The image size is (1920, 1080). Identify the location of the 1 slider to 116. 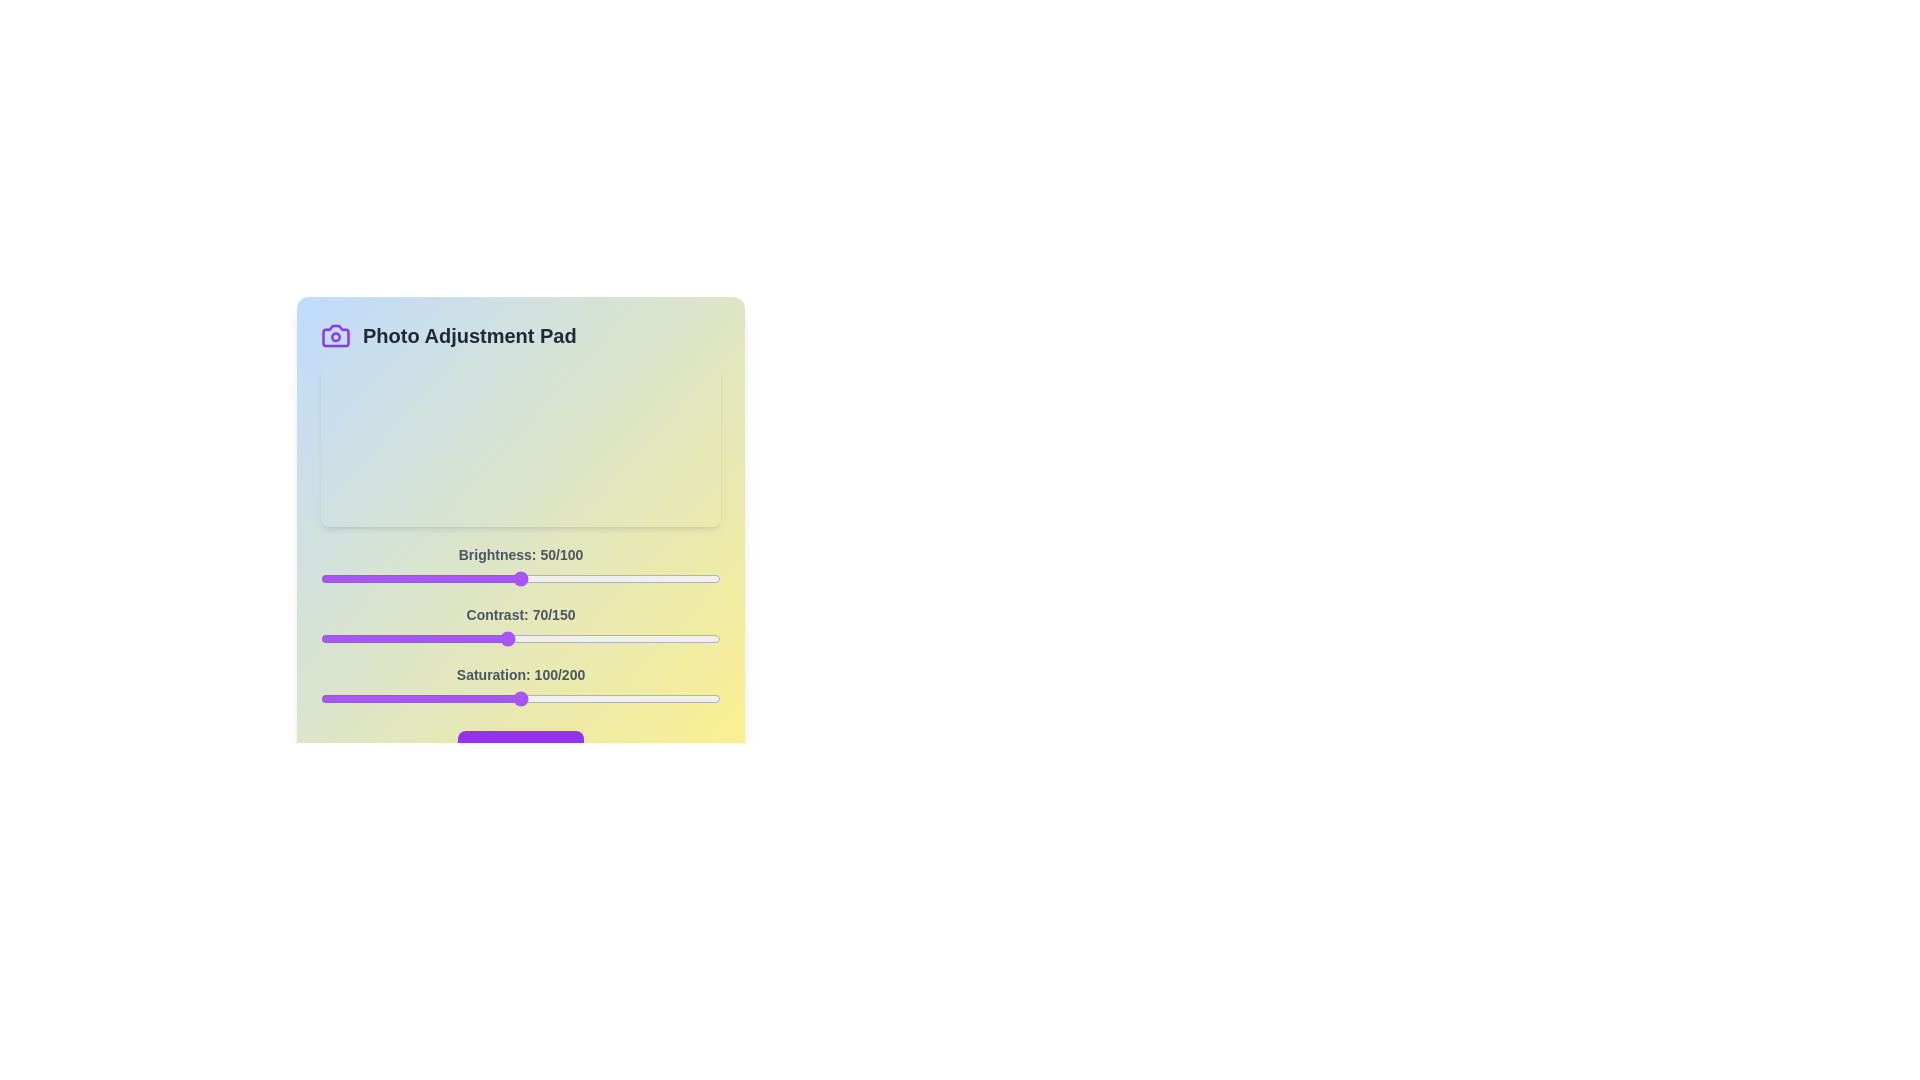
(629, 639).